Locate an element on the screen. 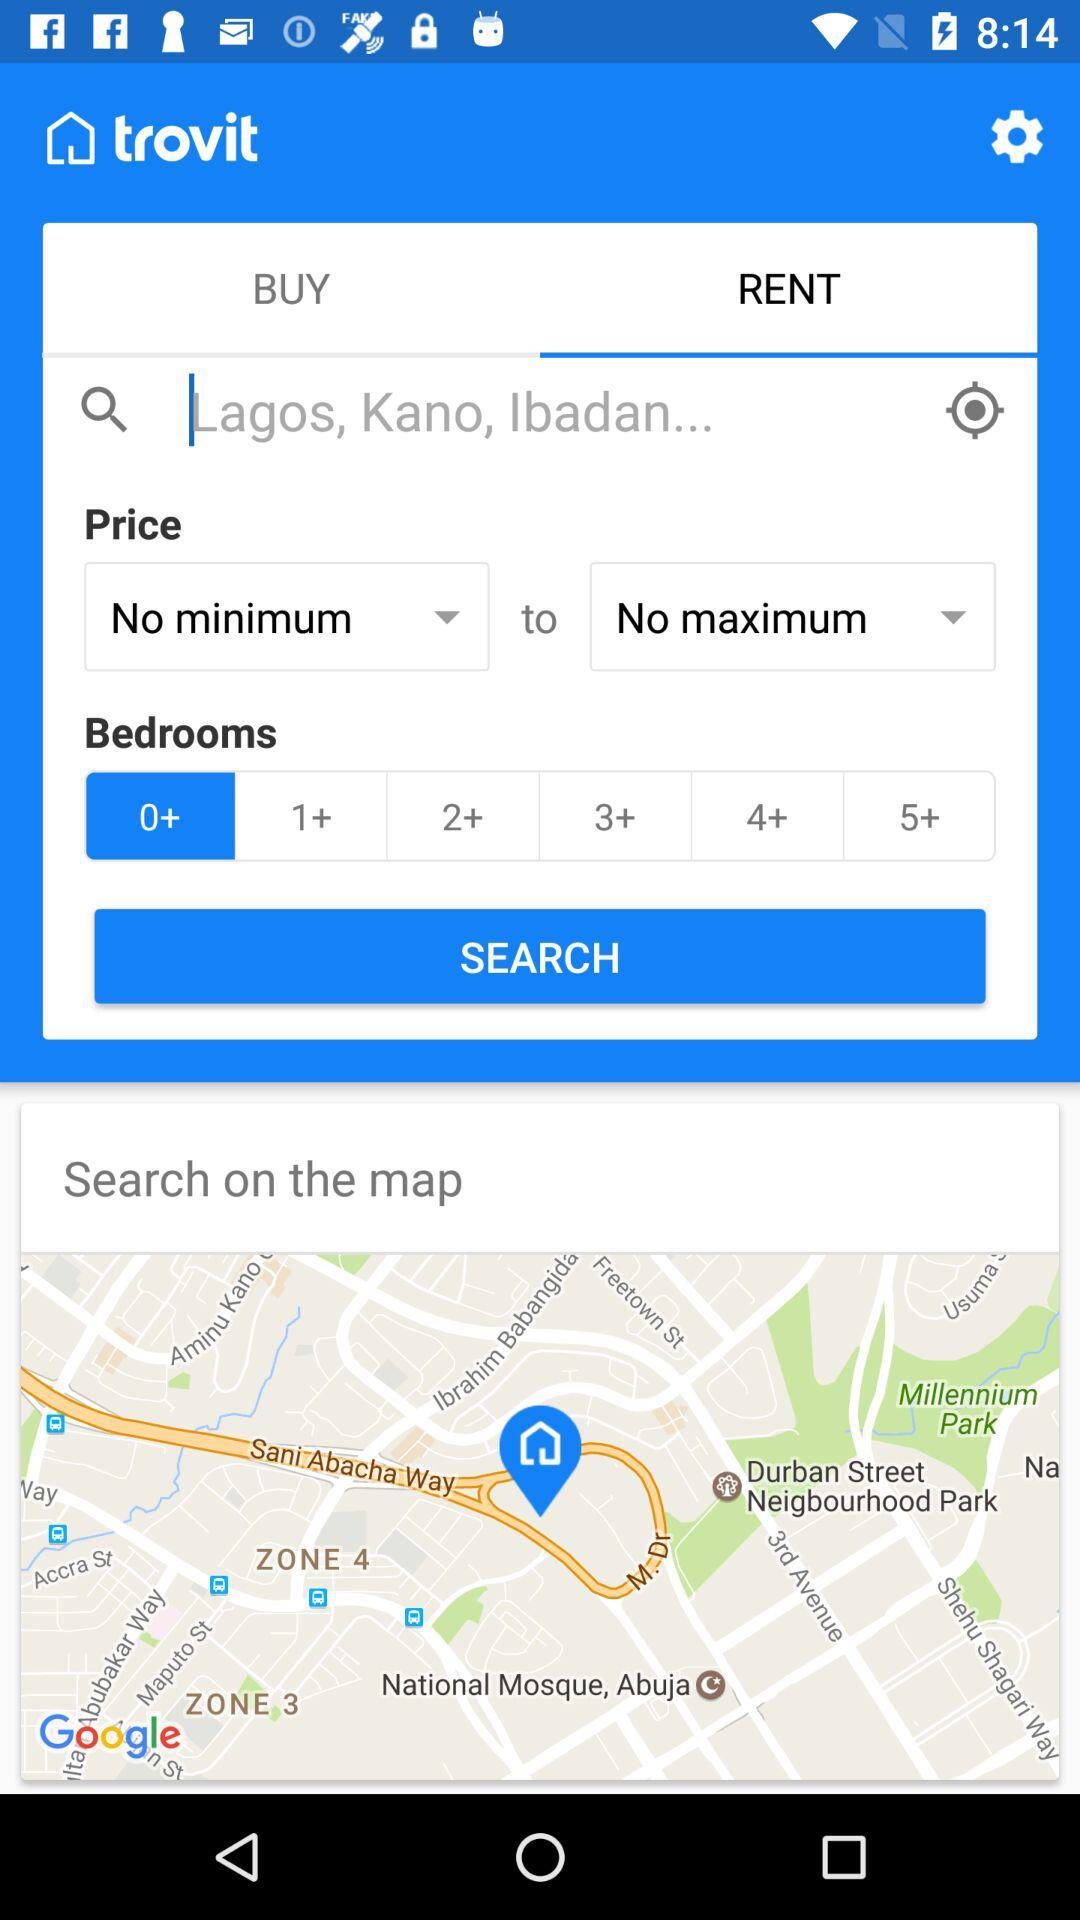 The image size is (1080, 1920). a search for any location in the app is located at coordinates (555, 409).